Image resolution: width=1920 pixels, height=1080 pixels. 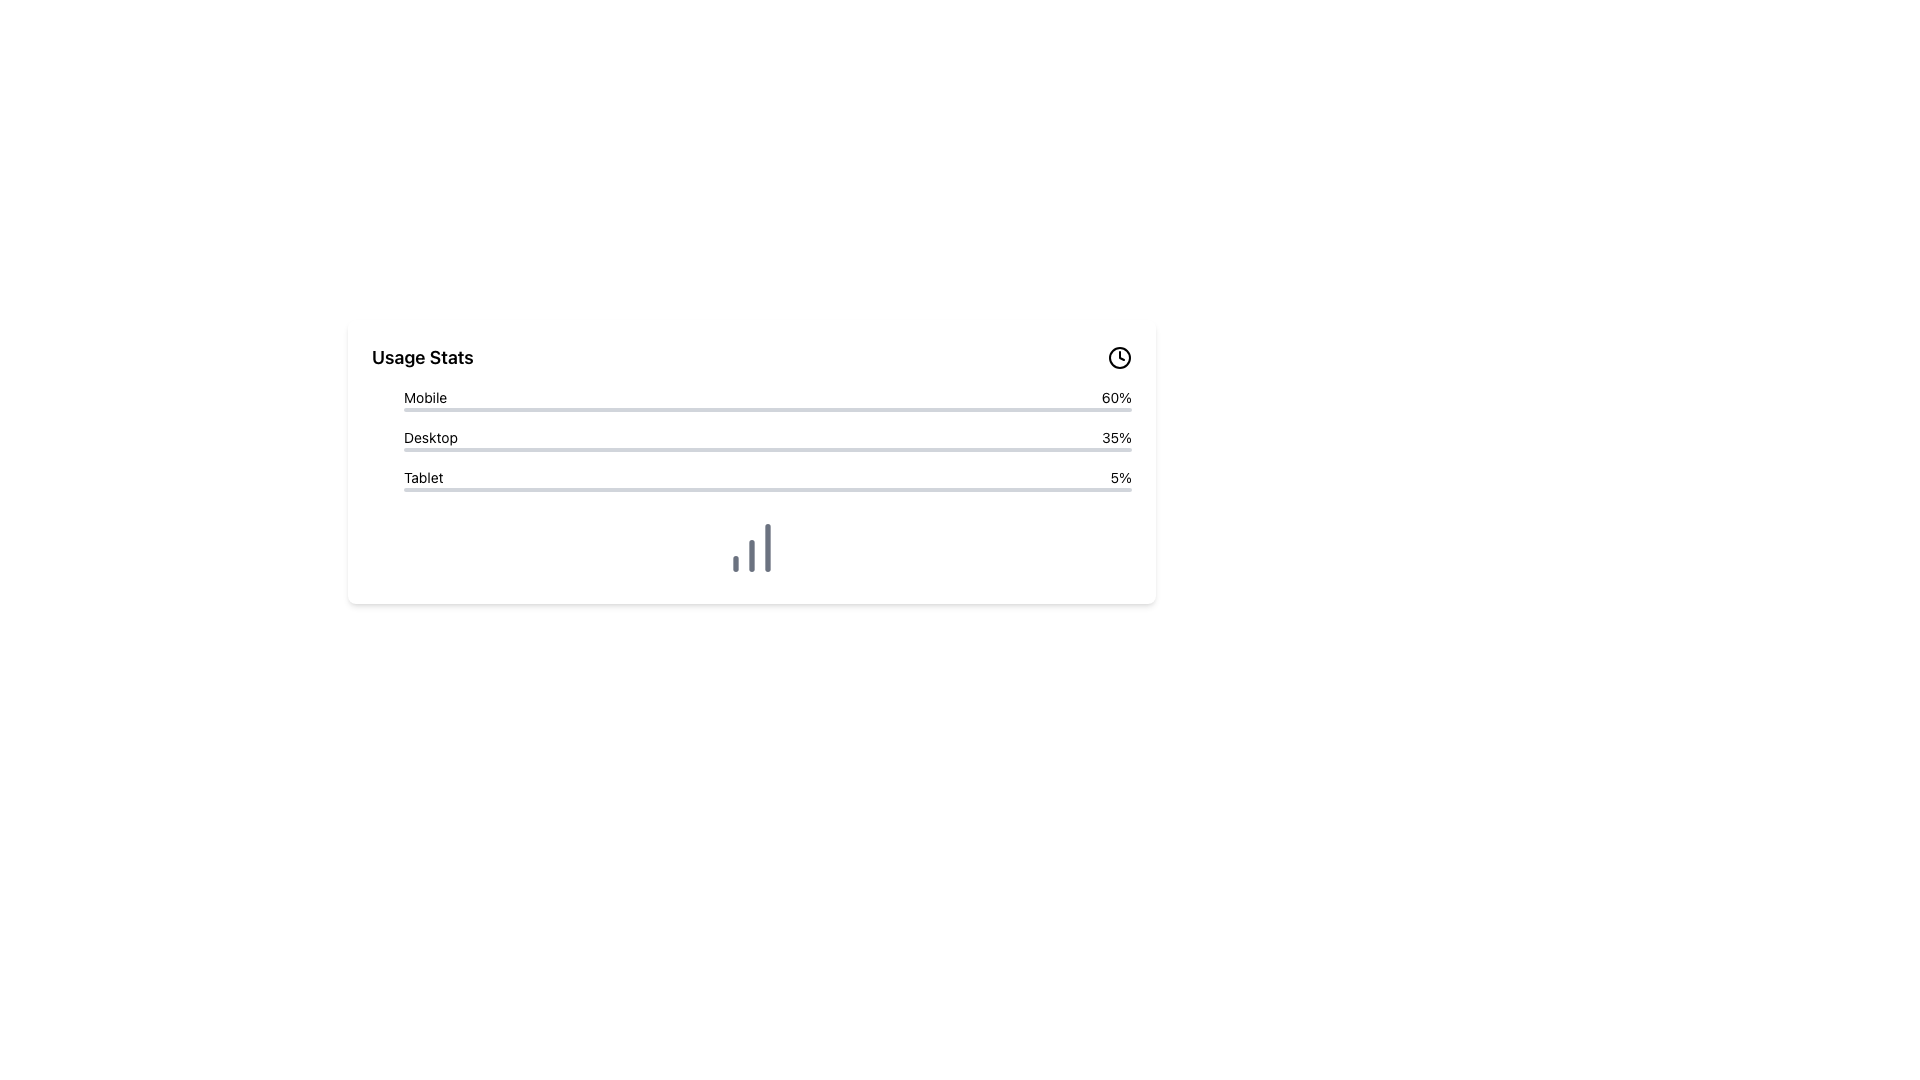 What do you see at coordinates (421, 489) in the screenshot?
I see `the blue progress bar segment located within the gray horizontal bar under the 'Tablet' label` at bounding box center [421, 489].